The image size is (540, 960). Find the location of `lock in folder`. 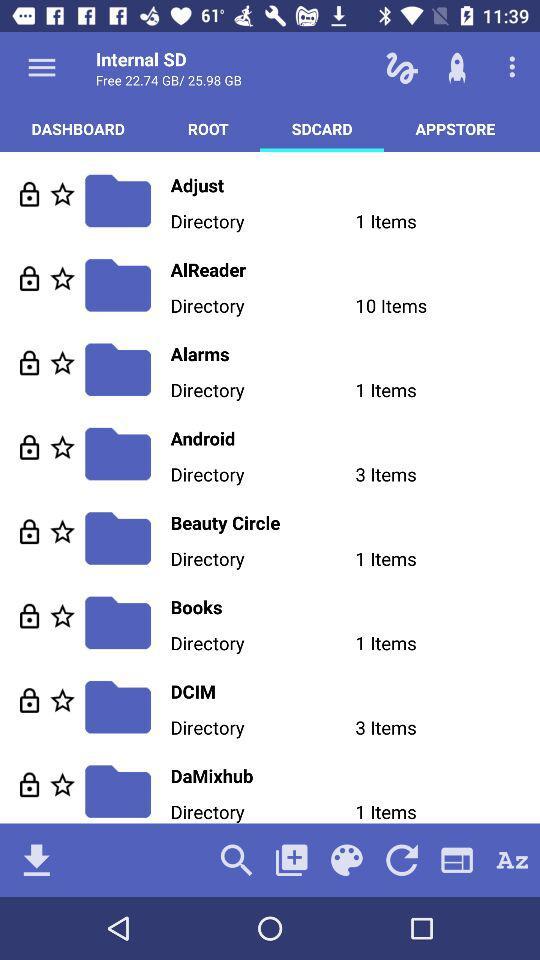

lock in folder is located at coordinates (28, 784).